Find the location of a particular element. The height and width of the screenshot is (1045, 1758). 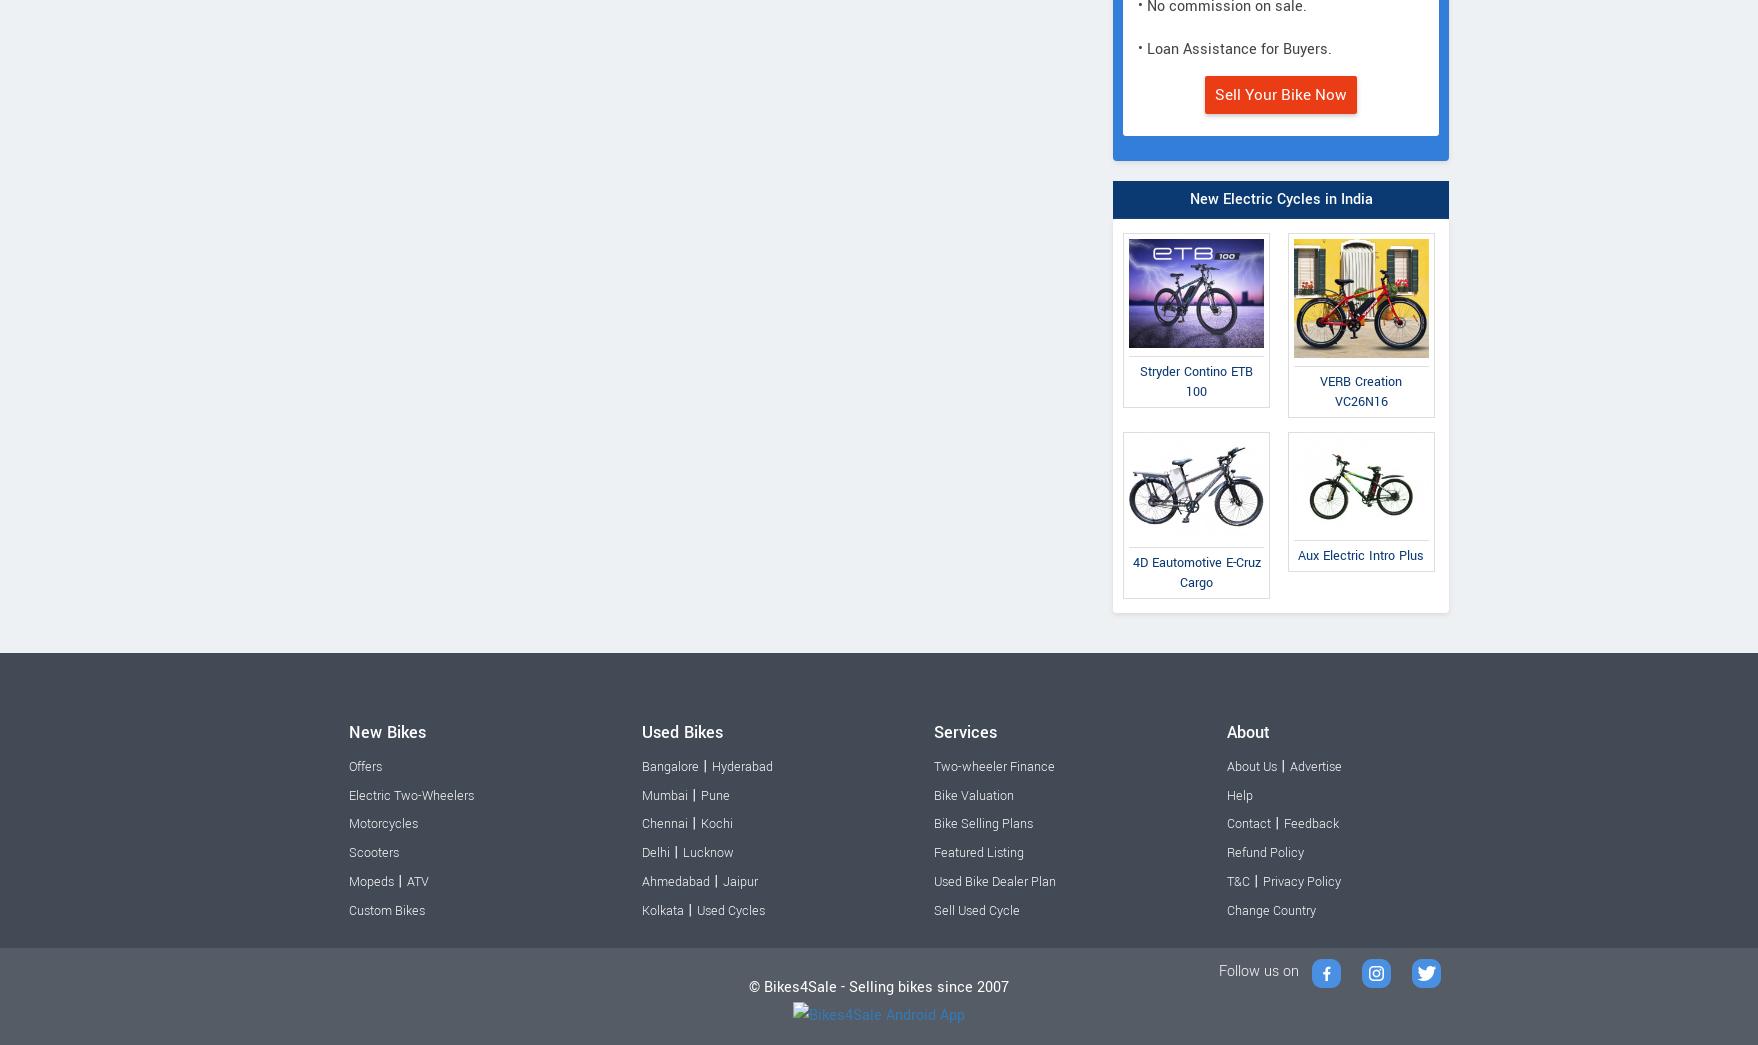

'Help' is located at coordinates (1239, 795).